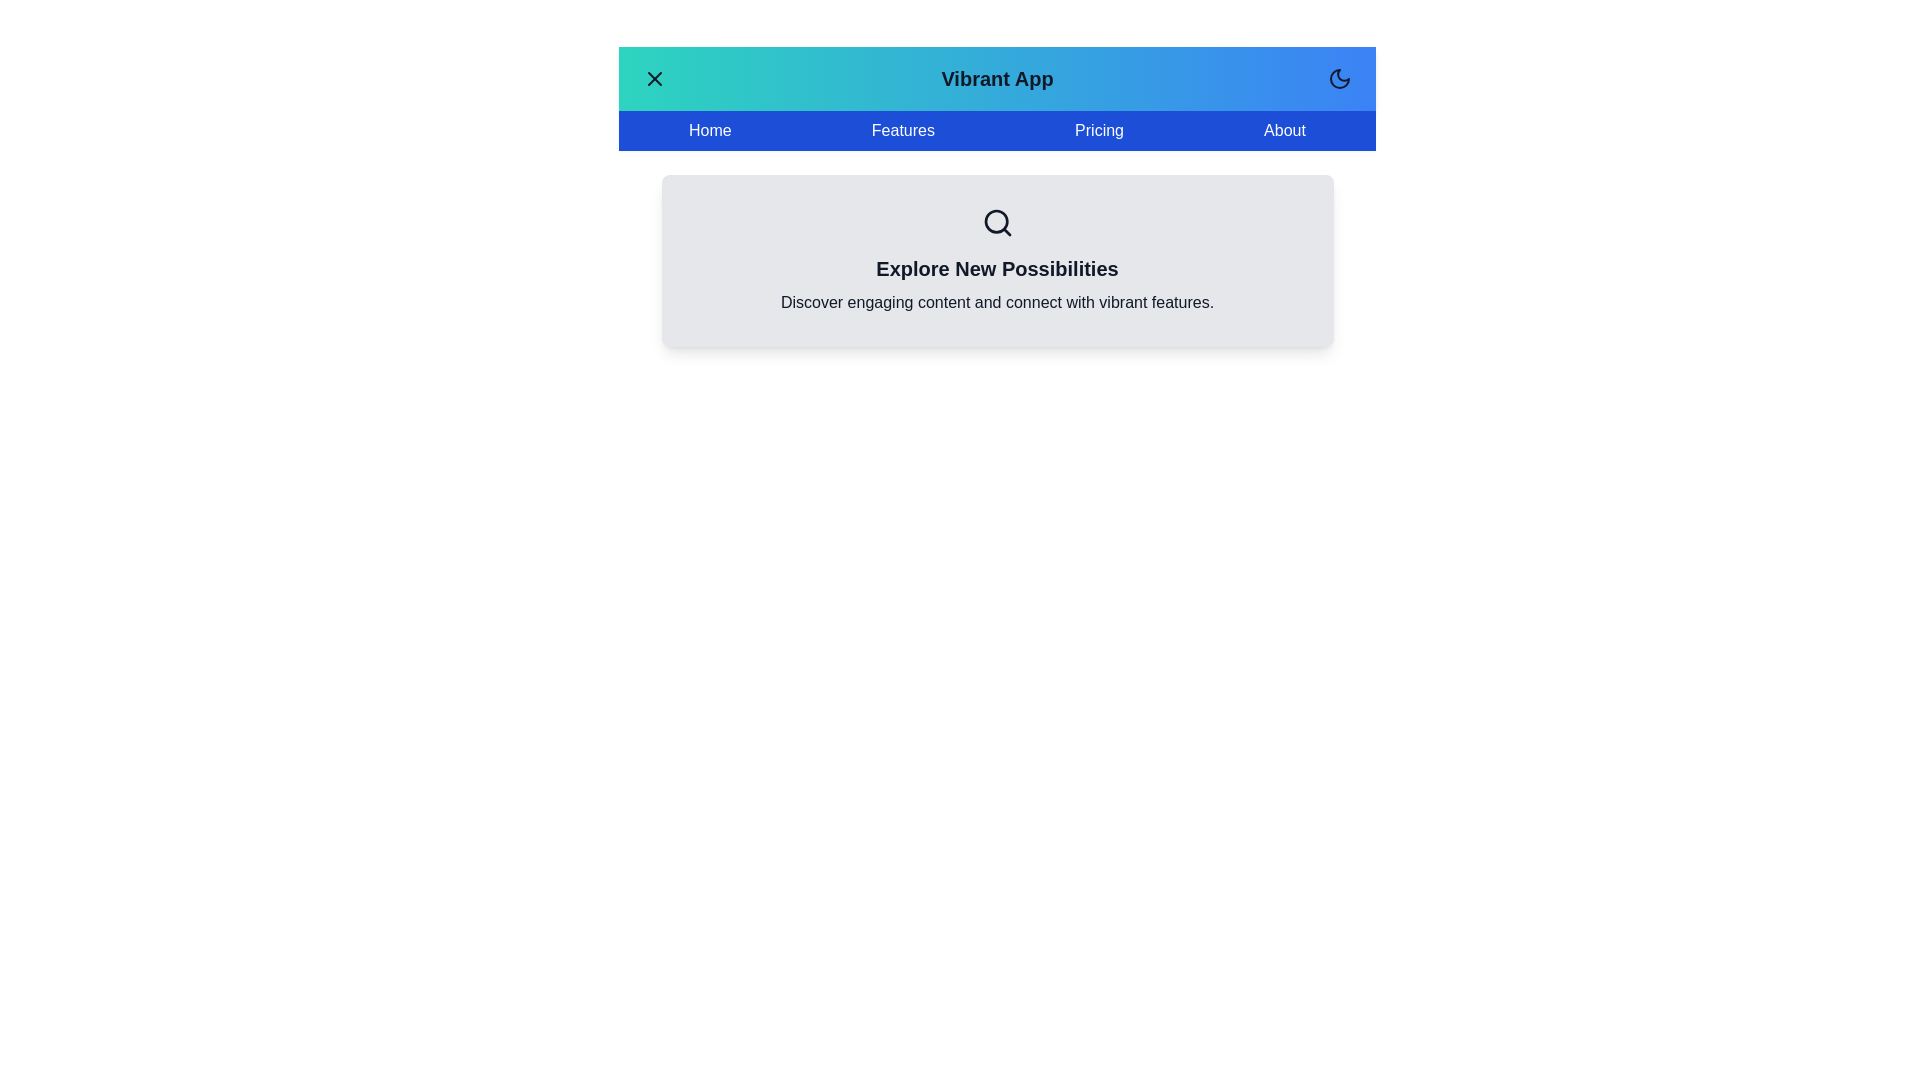  I want to click on the search icon to initiate a search action, so click(997, 223).